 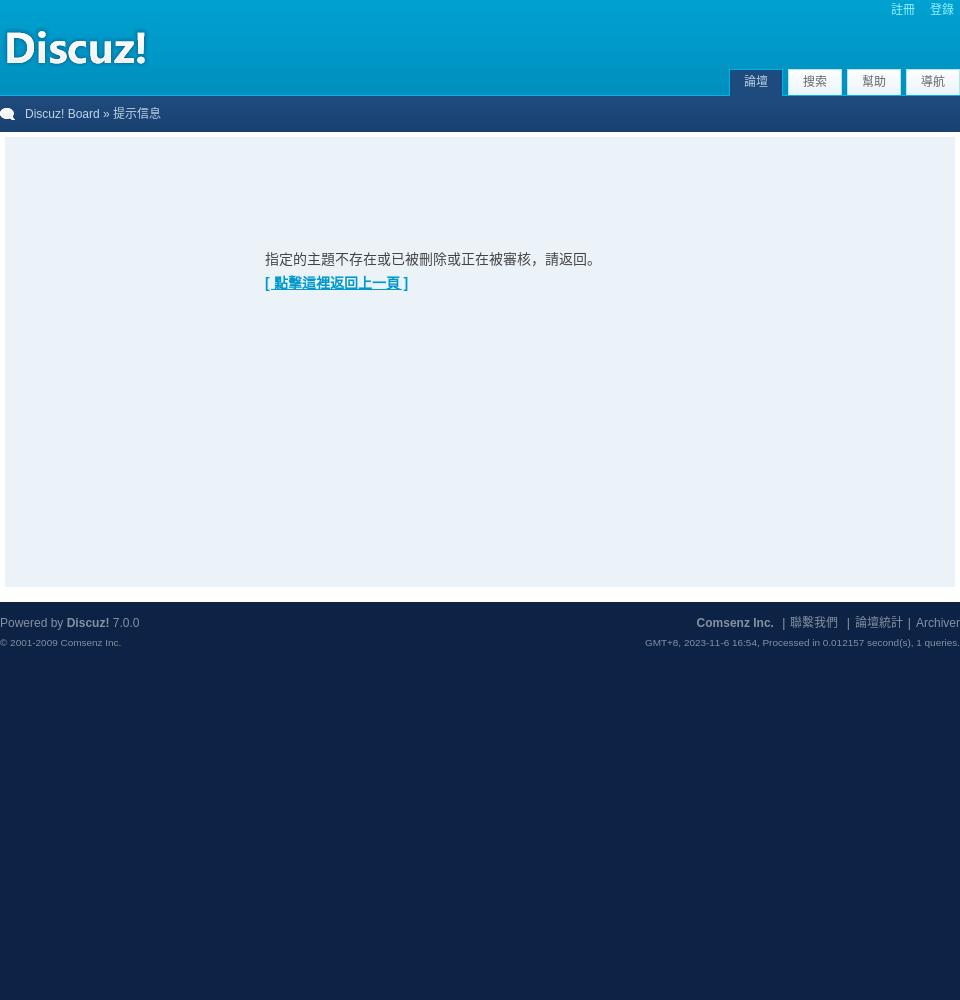 What do you see at coordinates (958, 642) in the screenshot?
I see `'.'` at bounding box center [958, 642].